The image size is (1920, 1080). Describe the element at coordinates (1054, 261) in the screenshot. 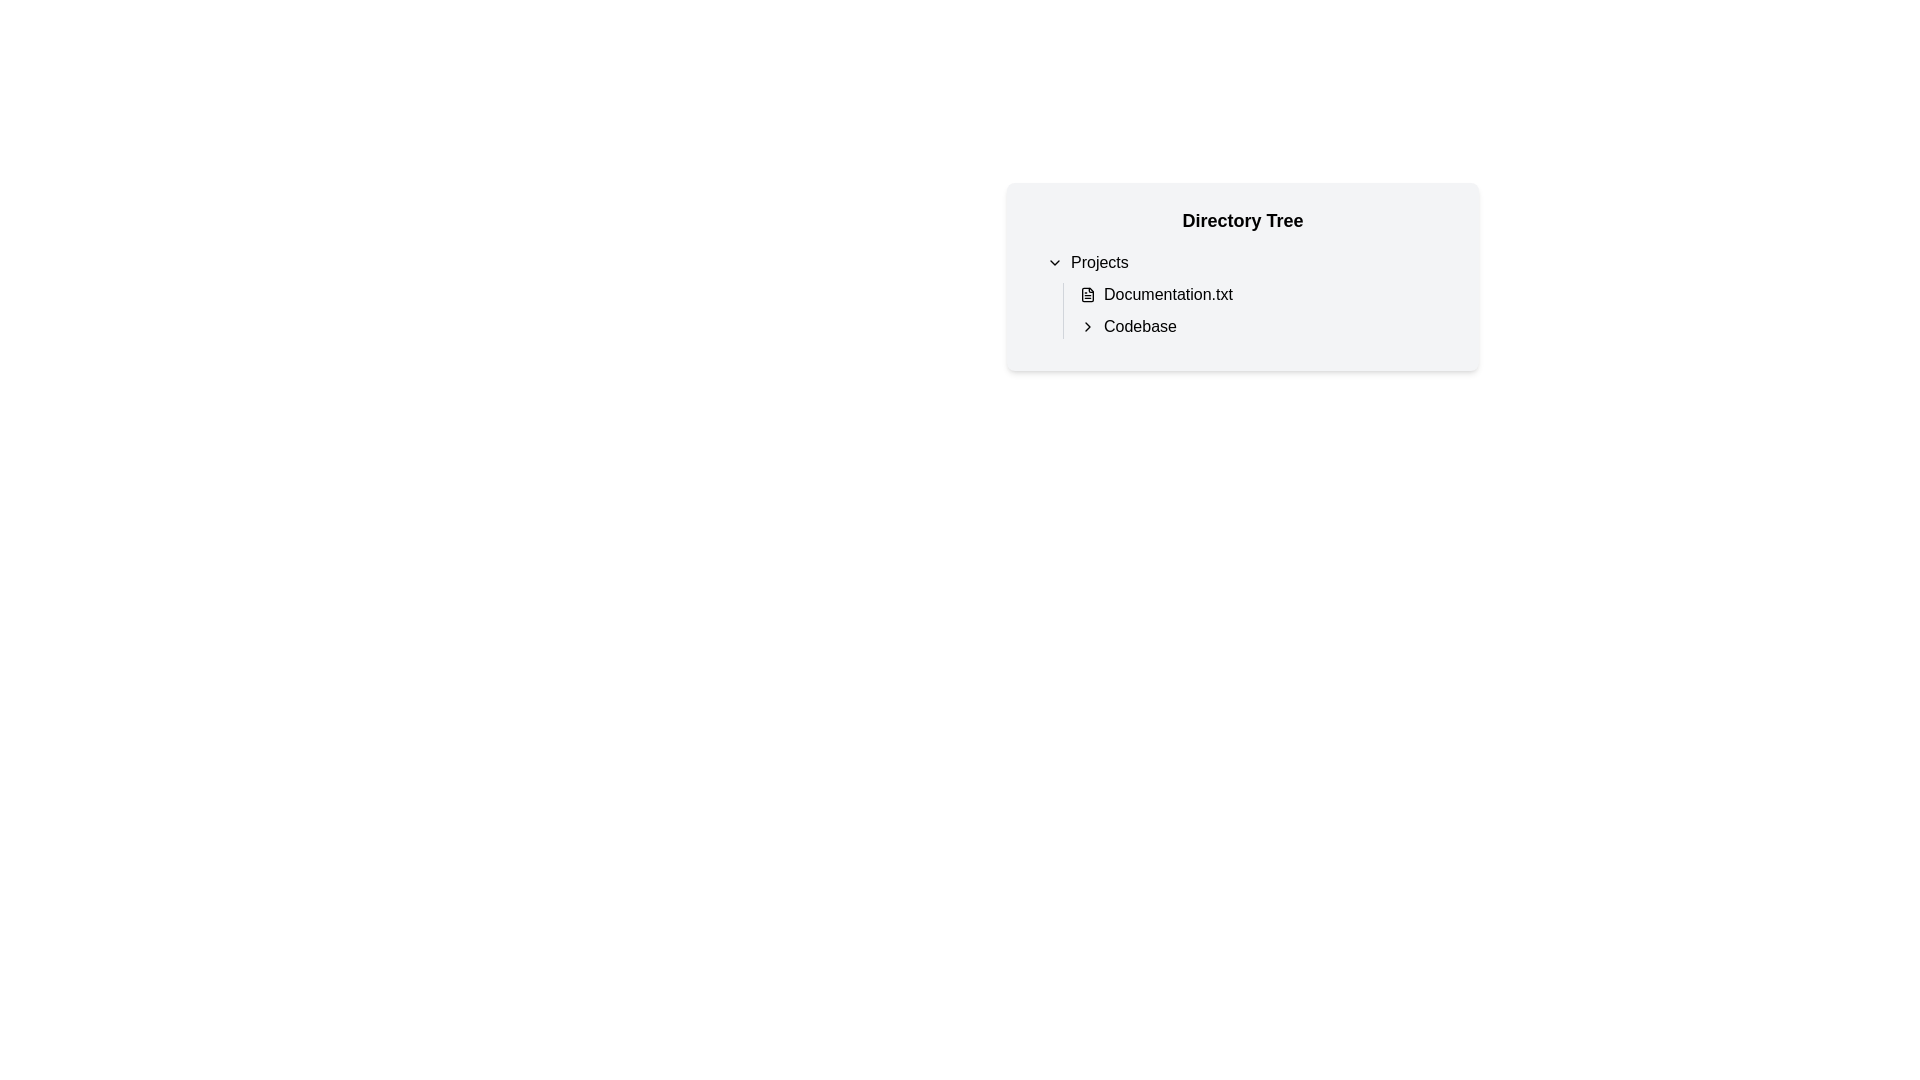

I see `the downward arrow icon located to the left of the 'Projects' label to trigger additional visual effects` at that location.